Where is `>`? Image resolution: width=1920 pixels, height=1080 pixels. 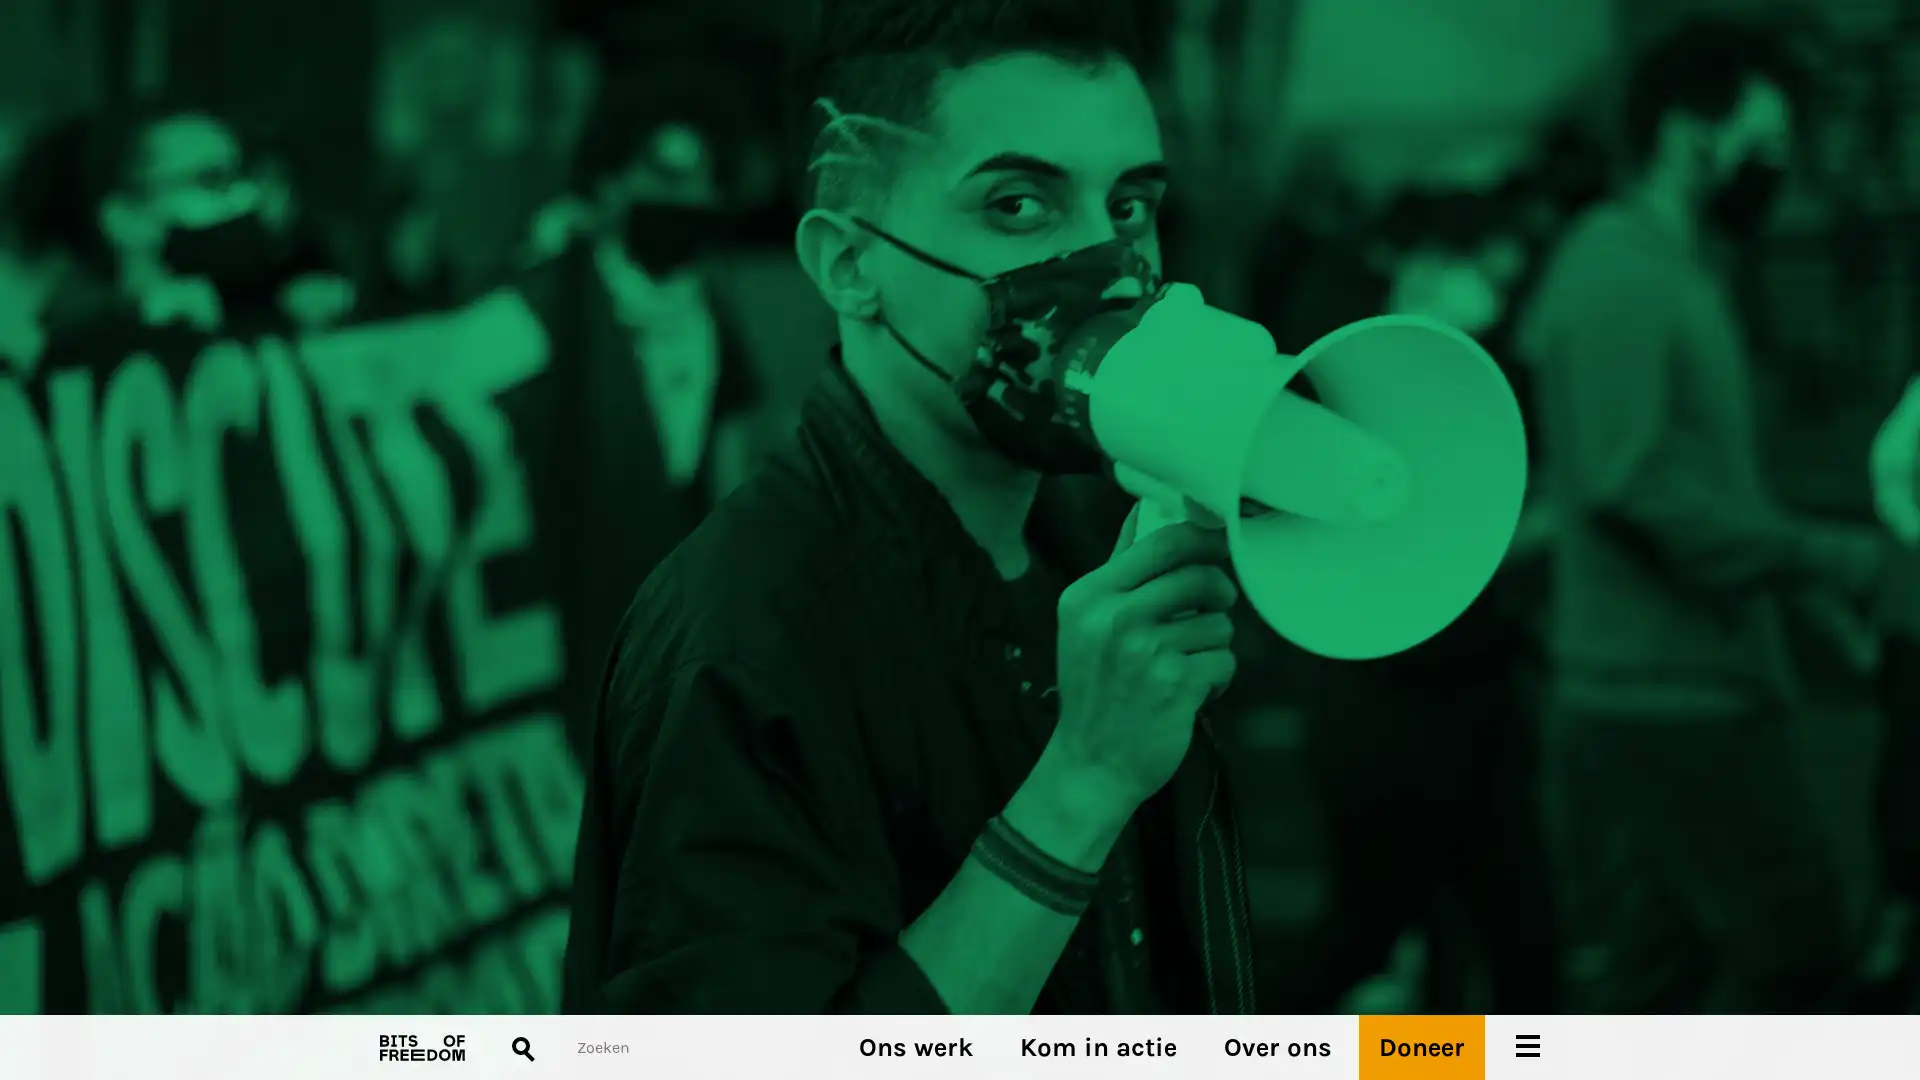 > is located at coordinates (998, 616).